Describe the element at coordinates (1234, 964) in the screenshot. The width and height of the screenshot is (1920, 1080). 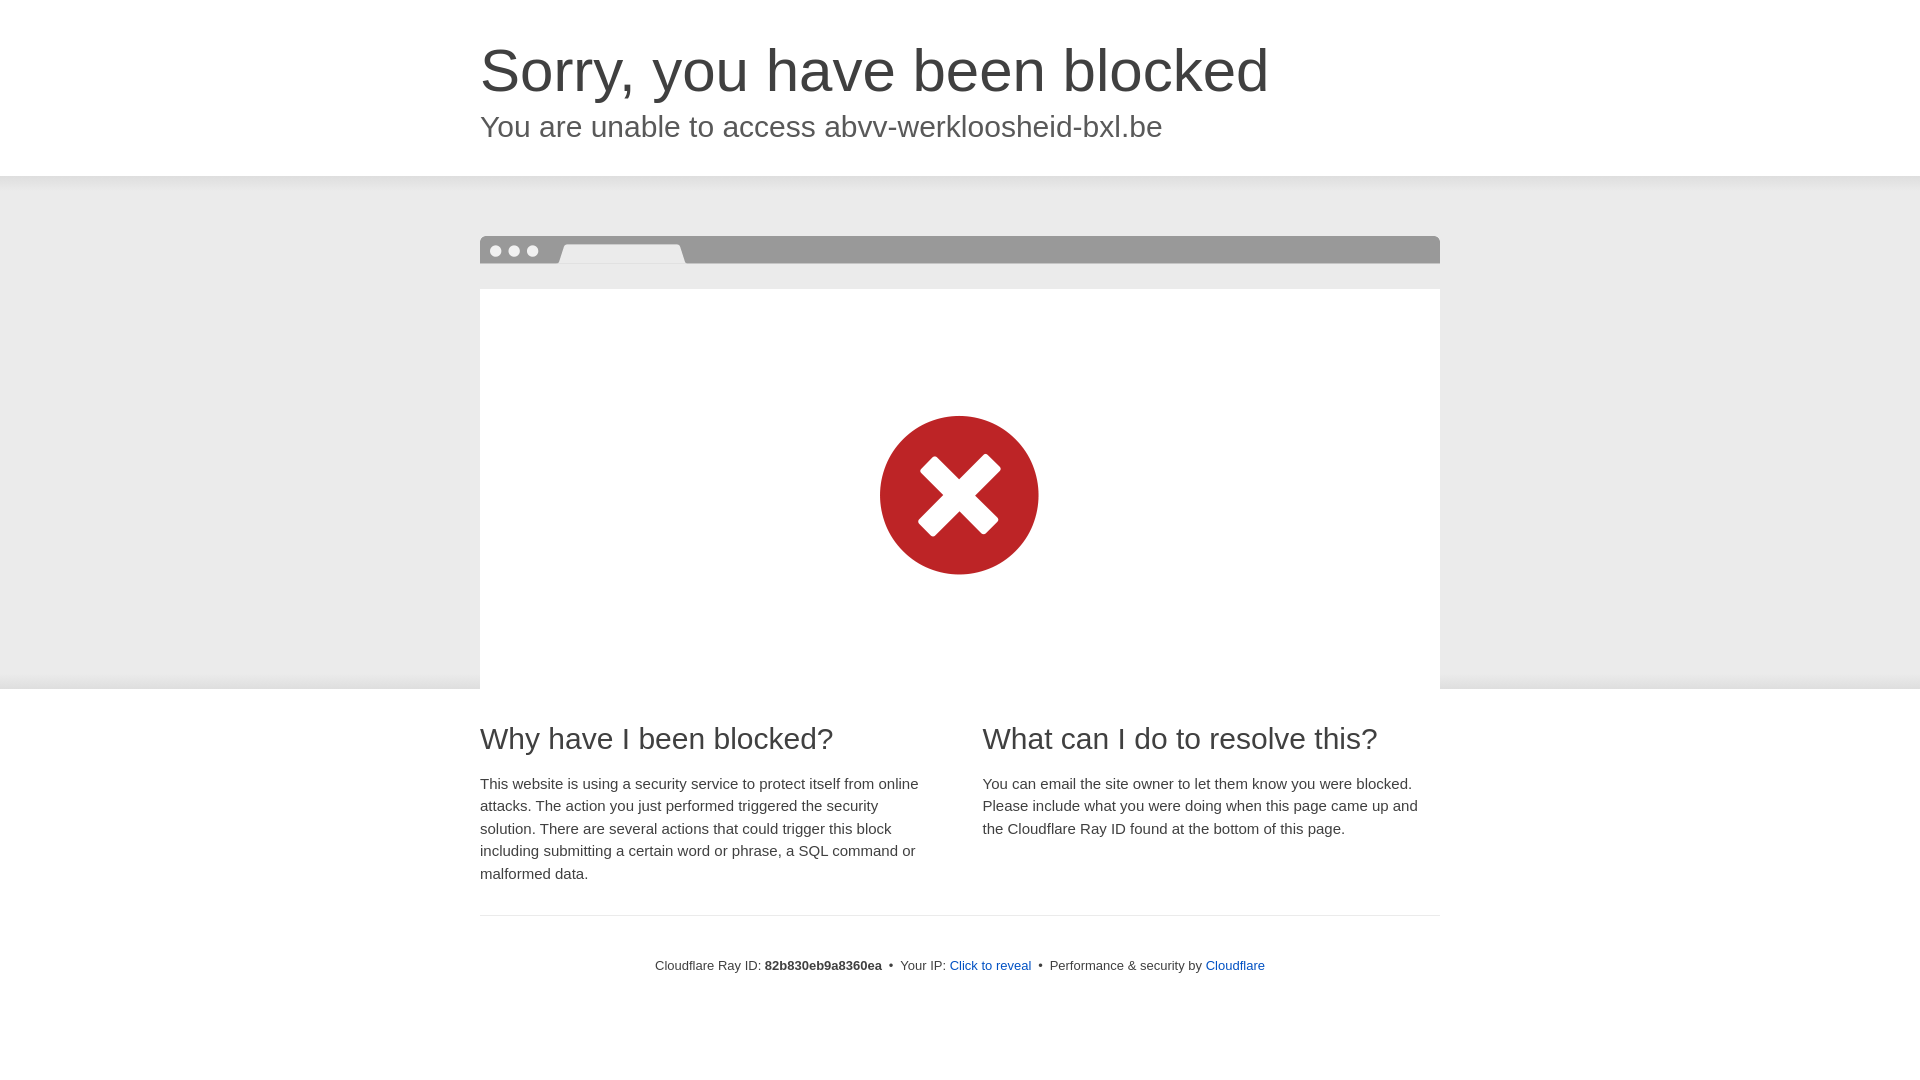
I see `'Cloudflare'` at that location.